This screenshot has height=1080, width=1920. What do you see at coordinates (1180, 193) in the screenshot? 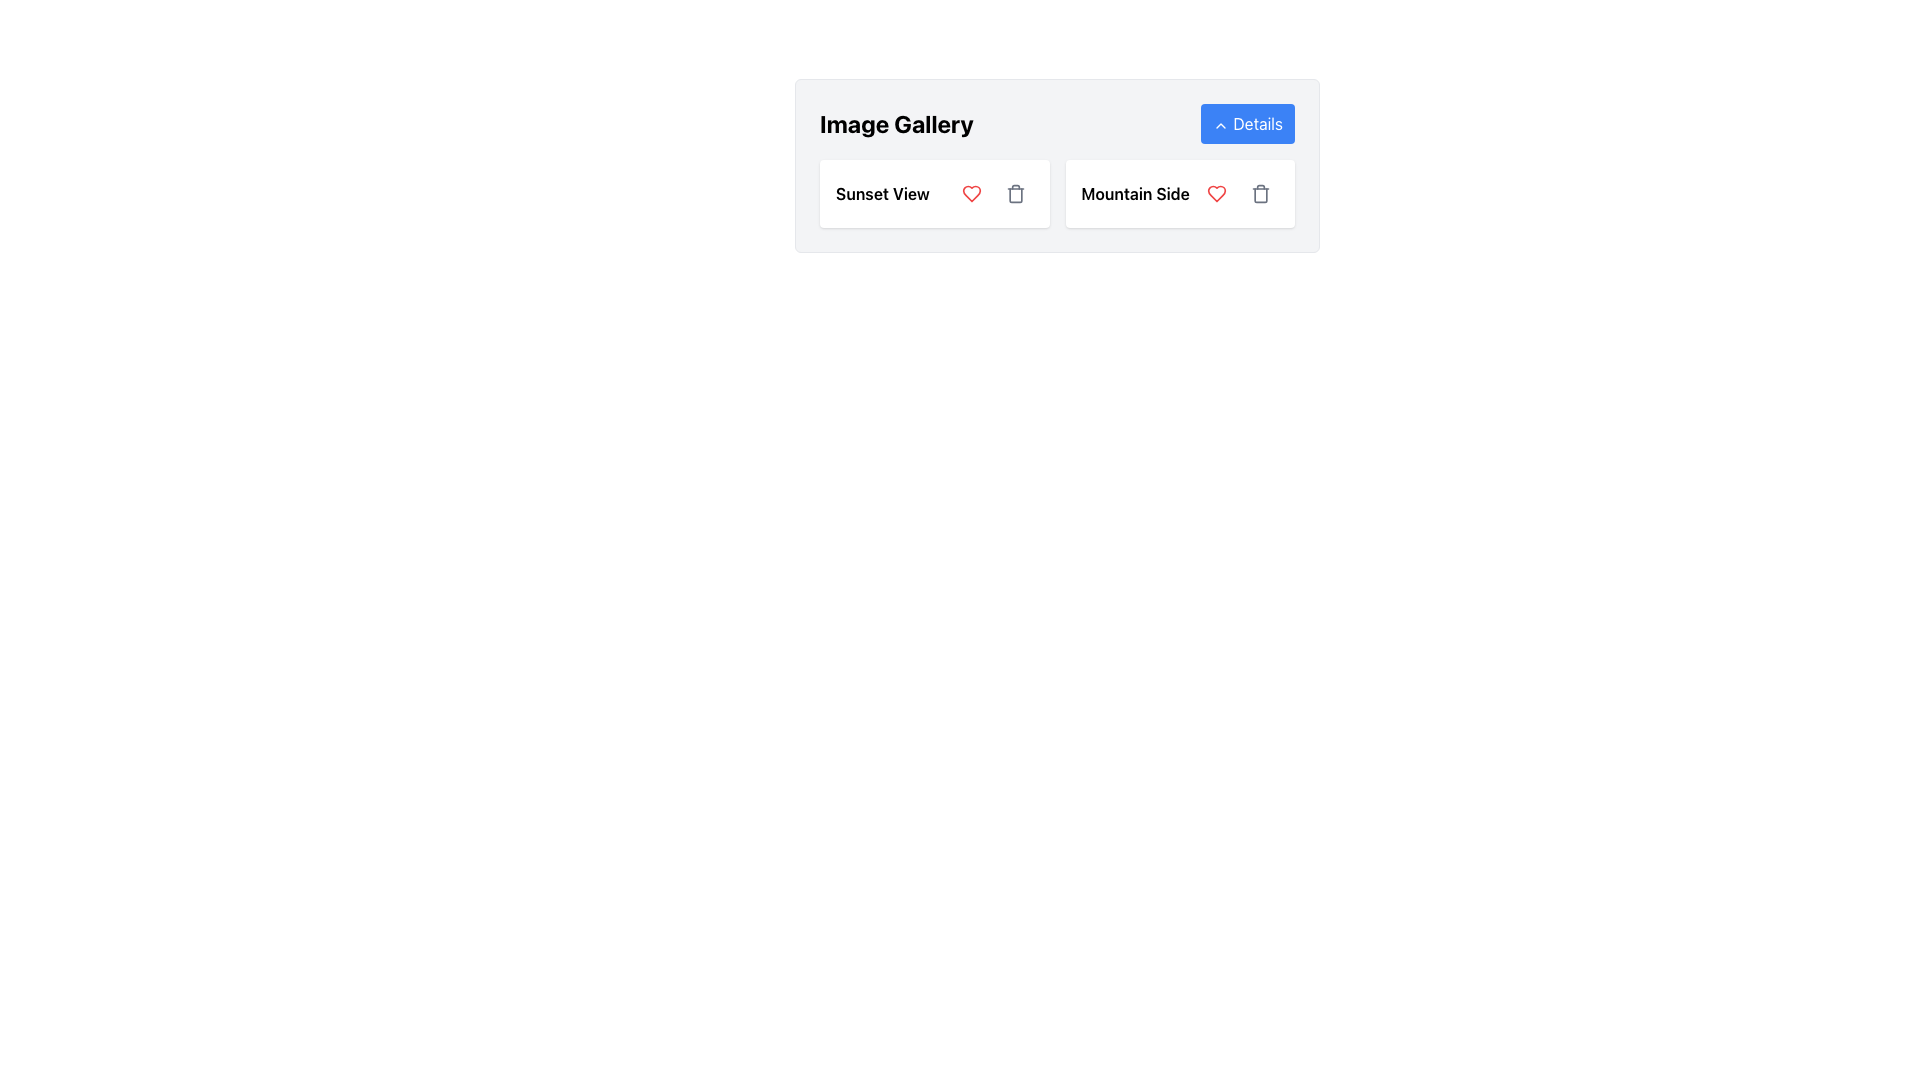
I see `the card labeled 'Mountain Side' in the image gallery` at bounding box center [1180, 193].